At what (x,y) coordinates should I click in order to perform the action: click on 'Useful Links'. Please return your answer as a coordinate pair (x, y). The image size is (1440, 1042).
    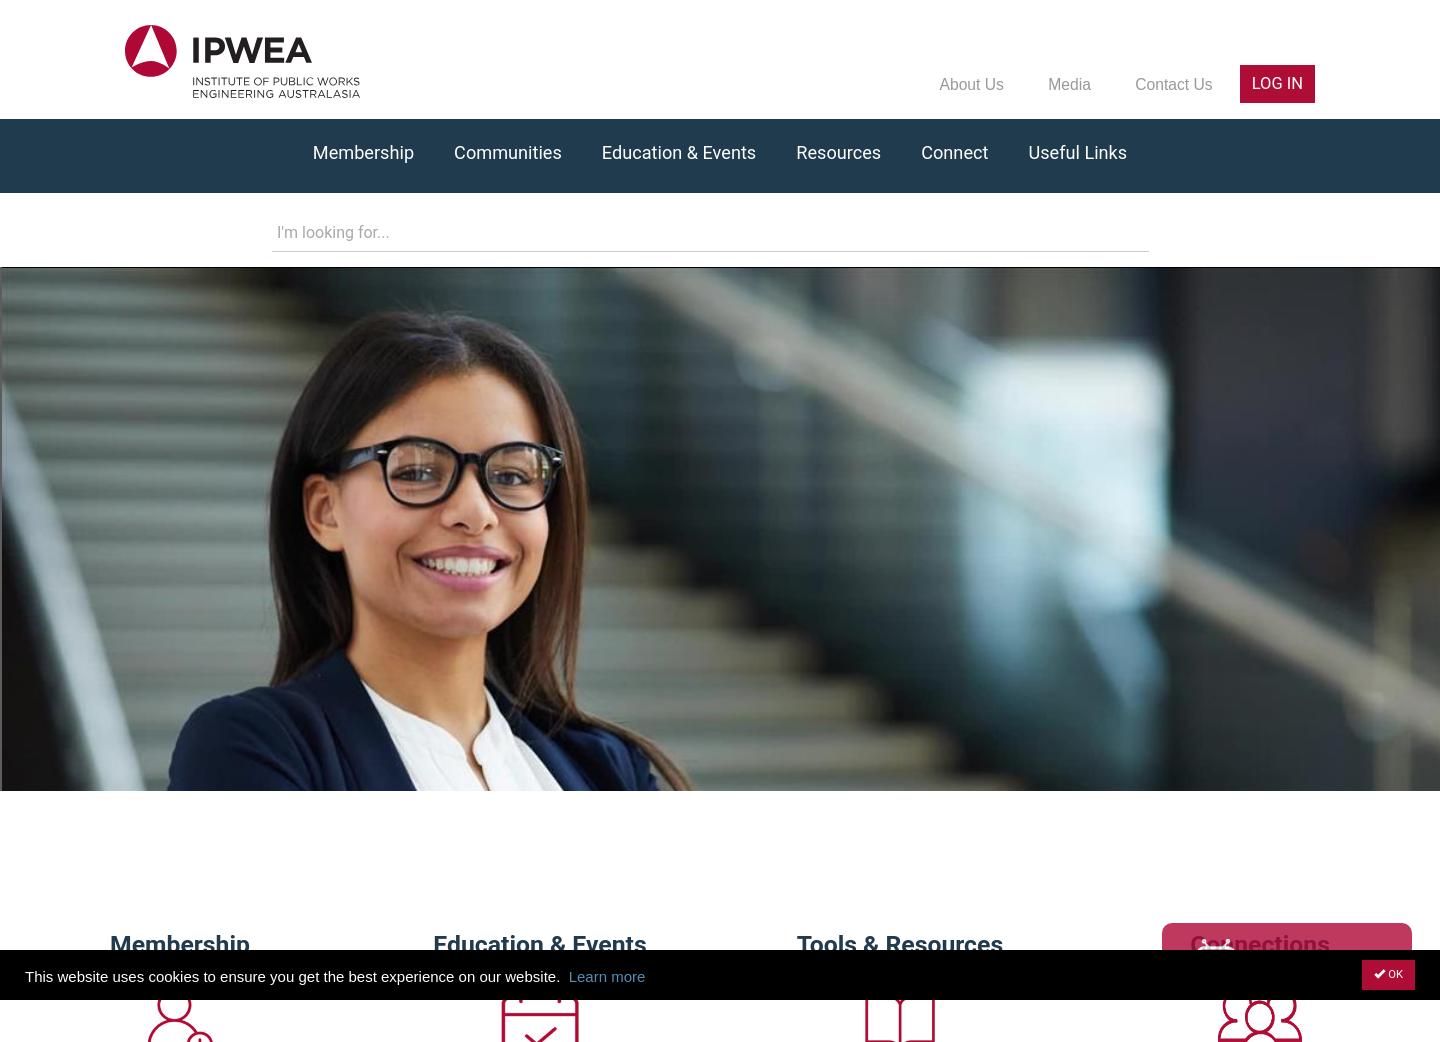
    Looking at the image, I should click on (1028, 152).